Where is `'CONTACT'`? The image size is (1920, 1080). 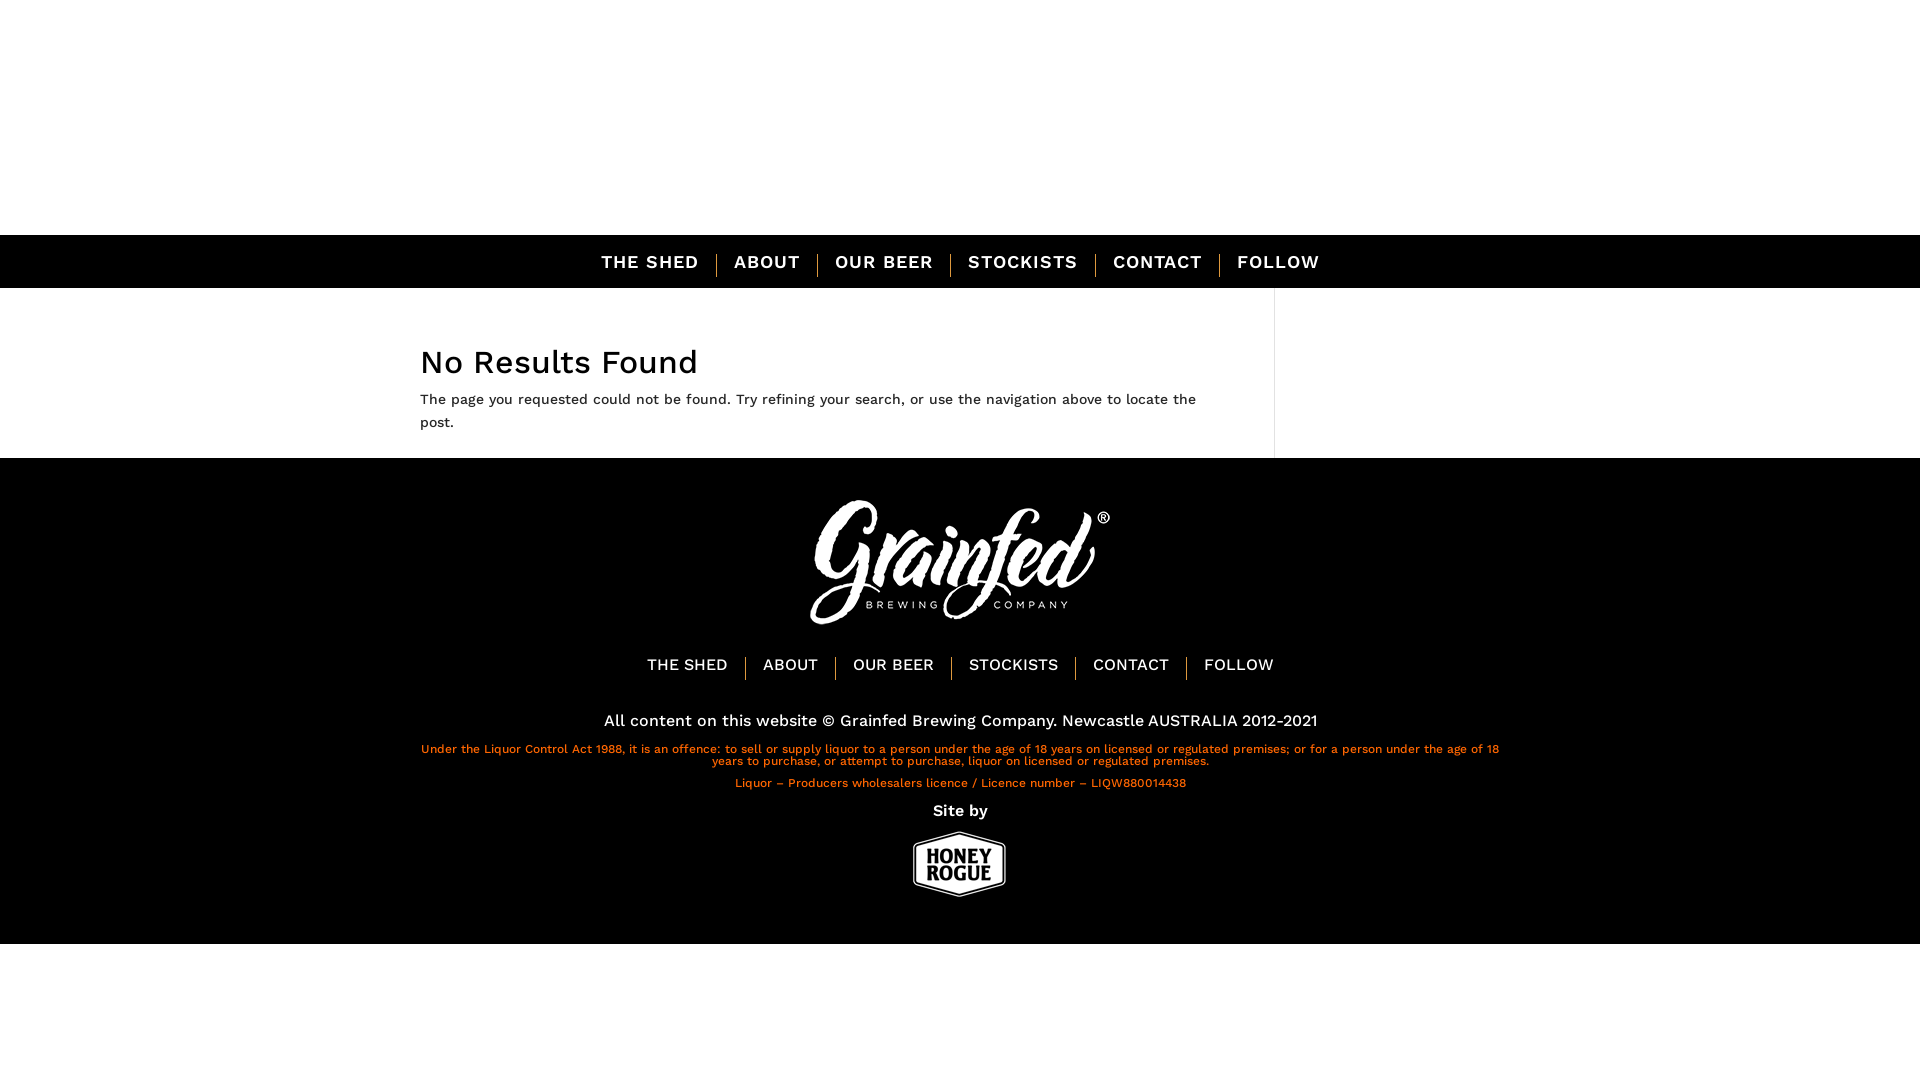 'CONTACT' is located at coordinates (1084, 668).